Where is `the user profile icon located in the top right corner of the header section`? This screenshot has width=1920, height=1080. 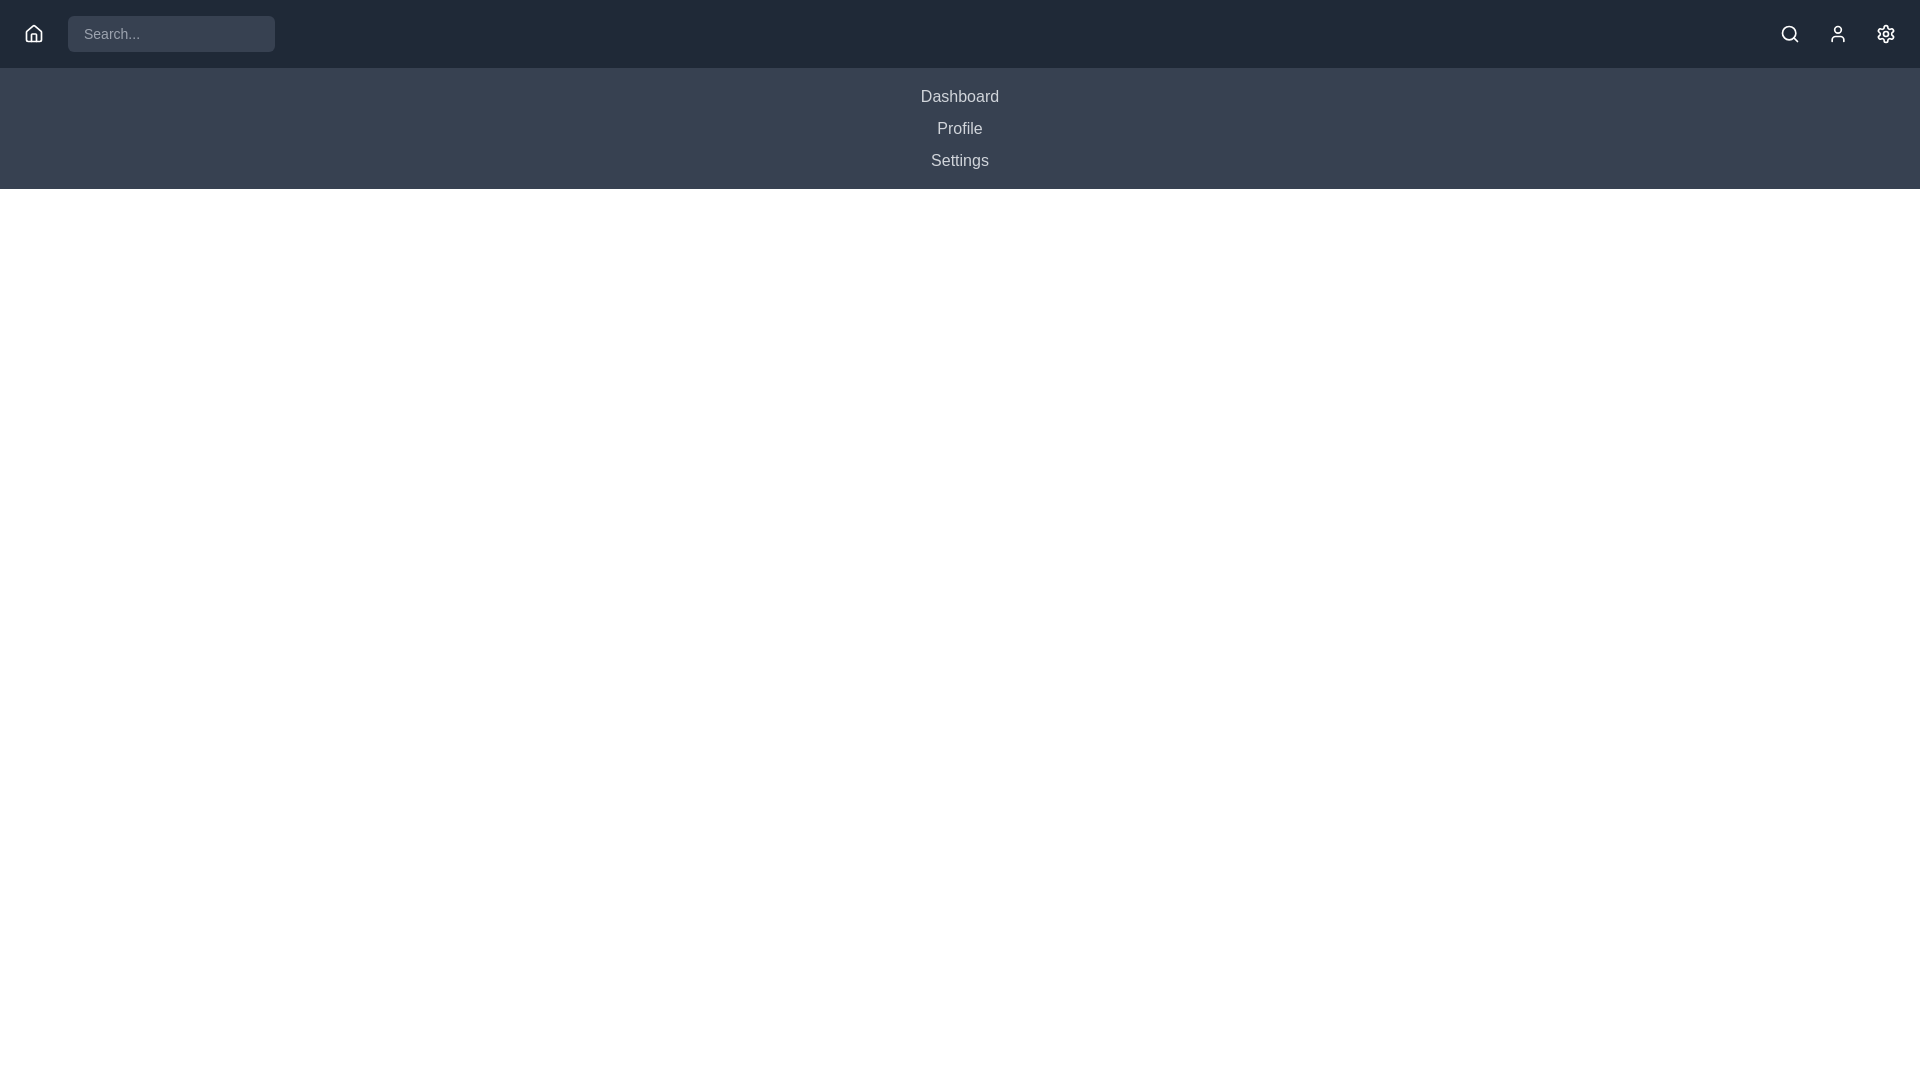
the user profile icon located in the top right corner of the header section is located at coordinates (1838, 34).